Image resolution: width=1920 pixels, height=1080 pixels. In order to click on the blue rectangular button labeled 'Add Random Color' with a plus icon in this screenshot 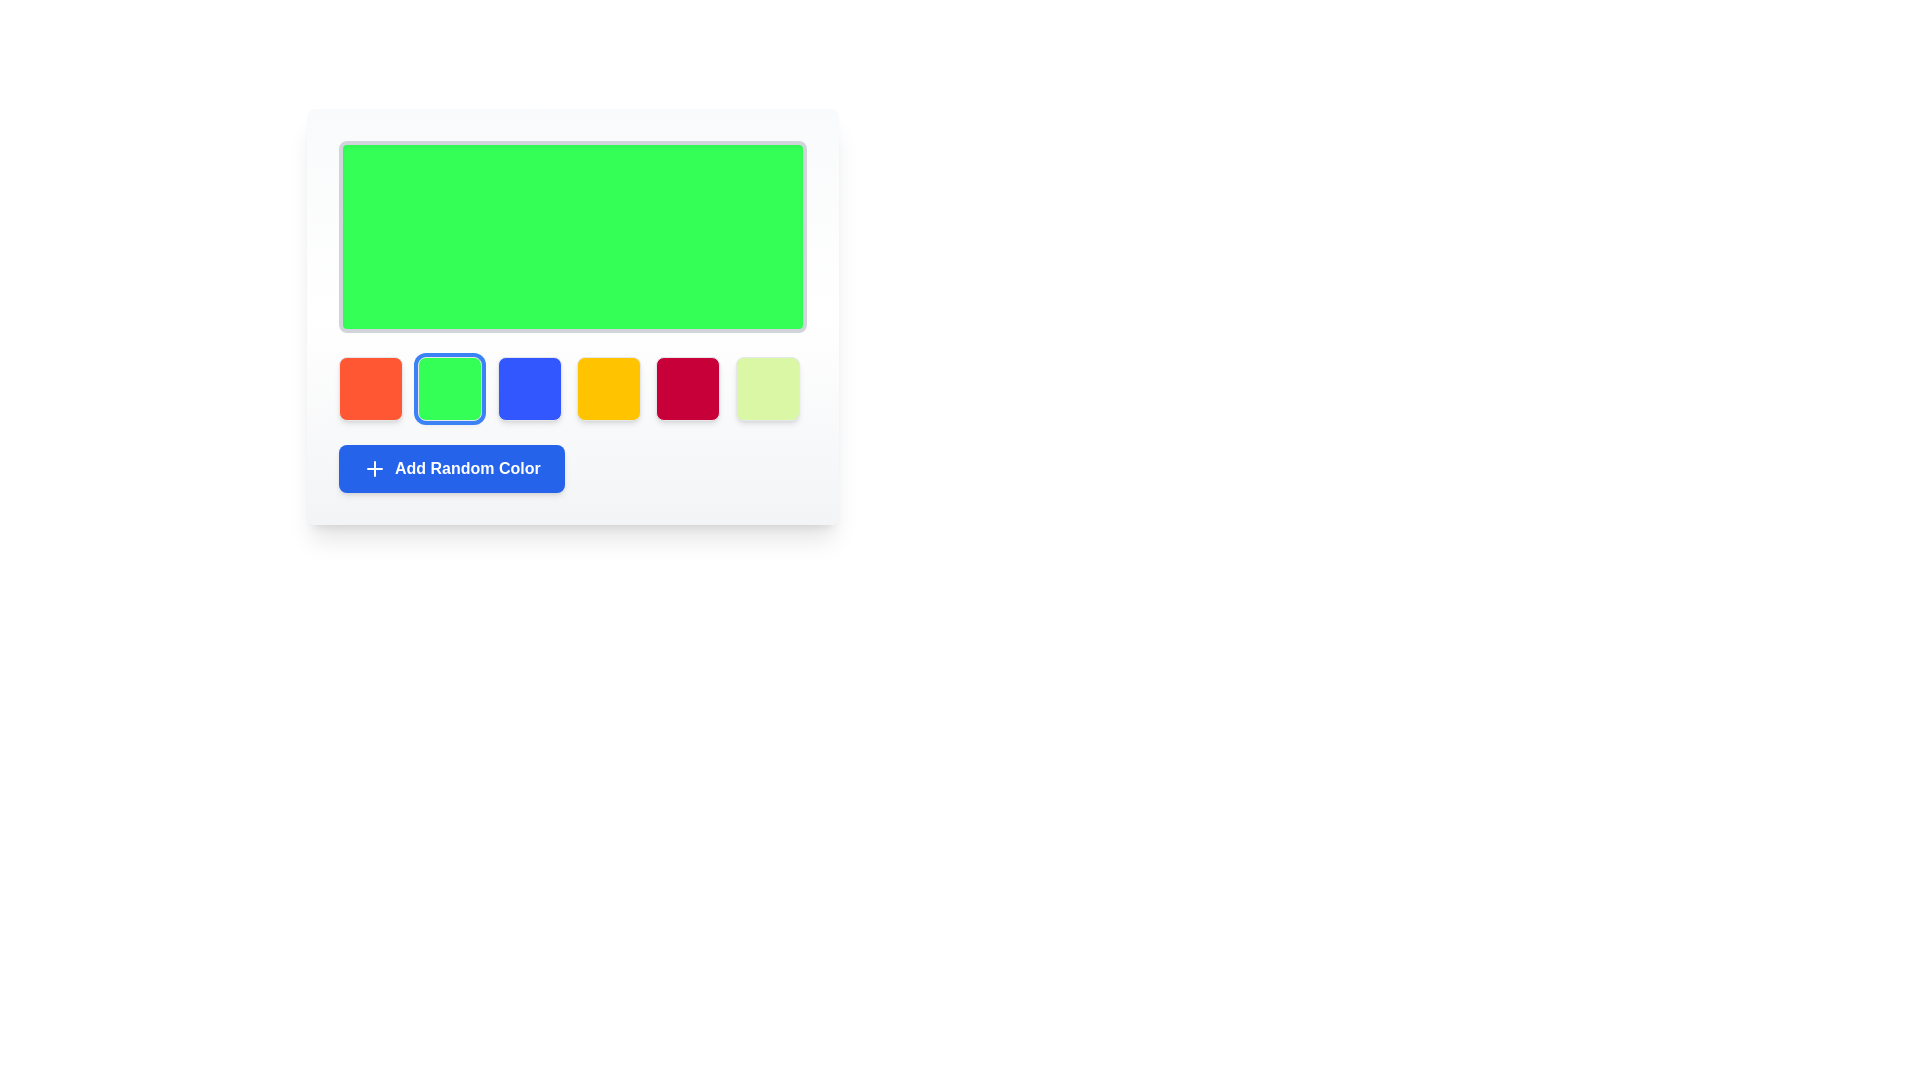, I will do `click(450, 469)`.